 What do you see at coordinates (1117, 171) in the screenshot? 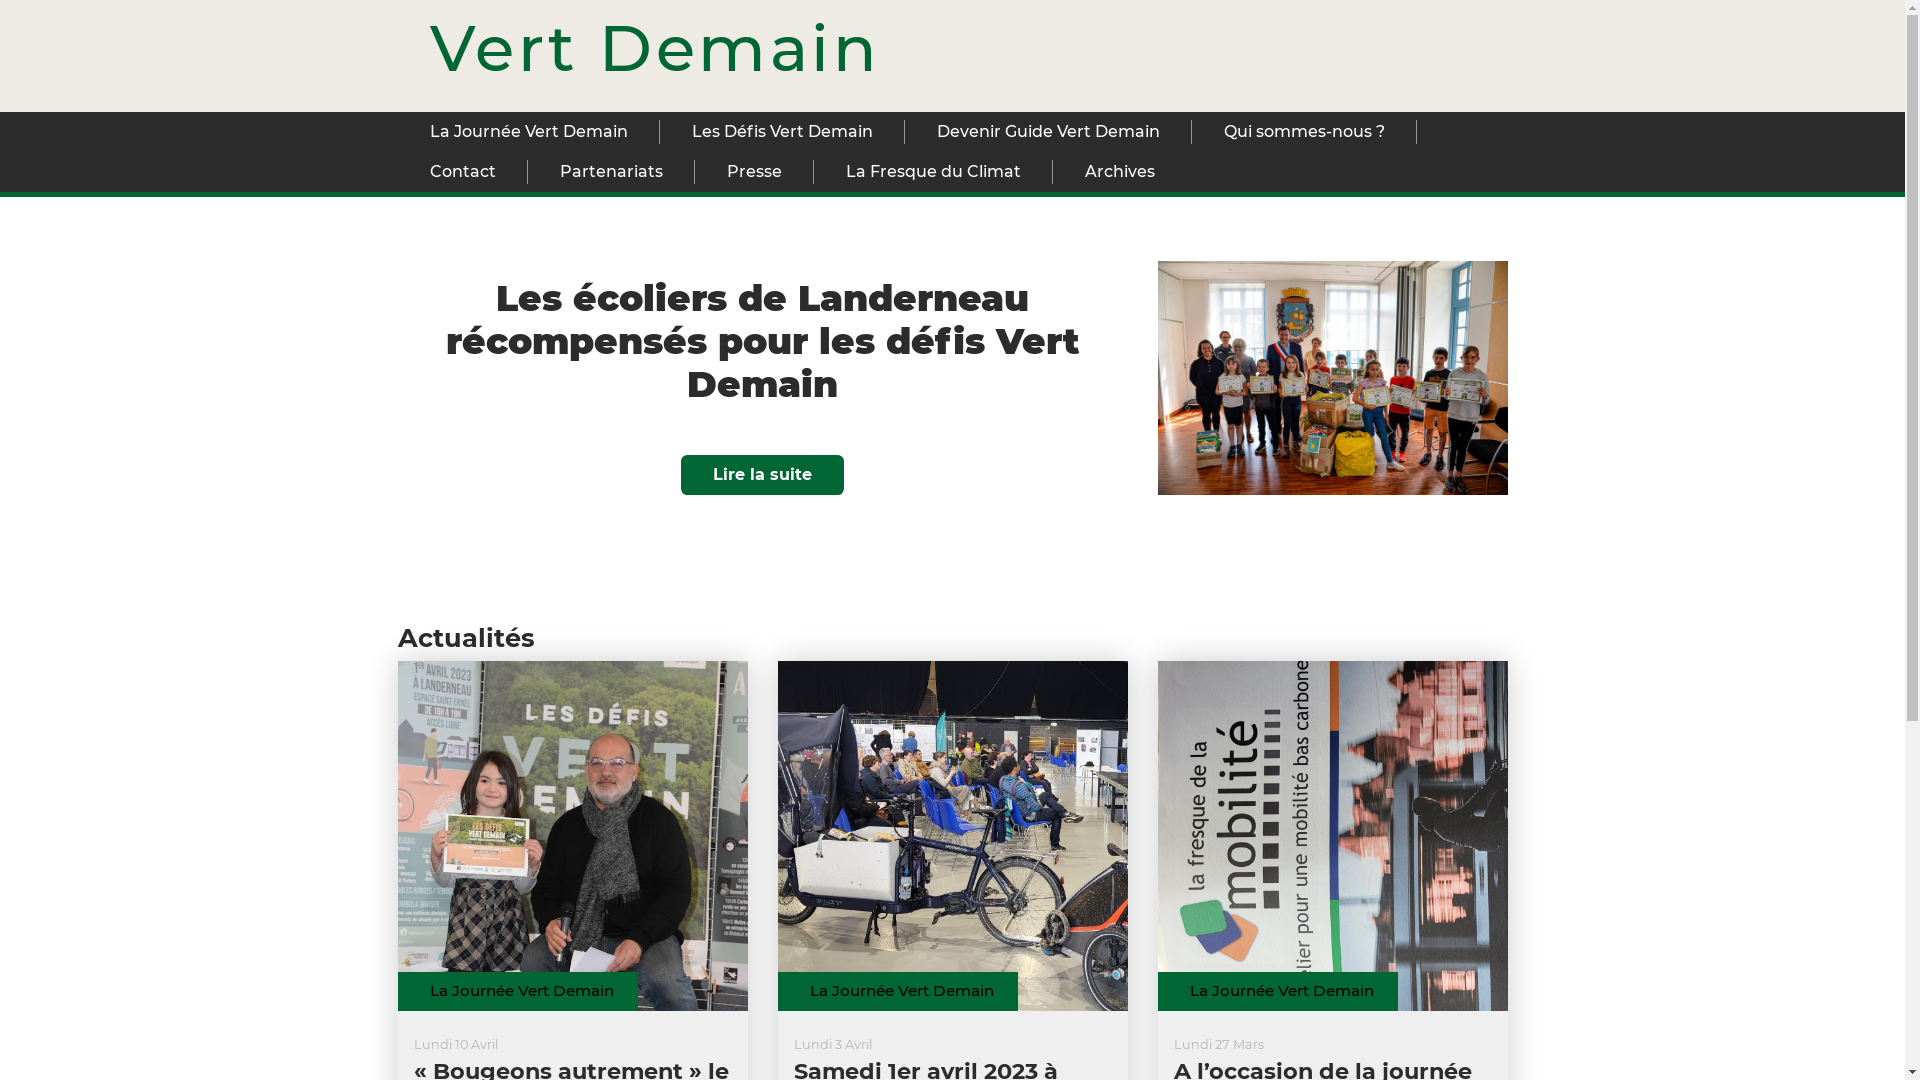
I see `'Archives'` at bounding box center [1117, 171].